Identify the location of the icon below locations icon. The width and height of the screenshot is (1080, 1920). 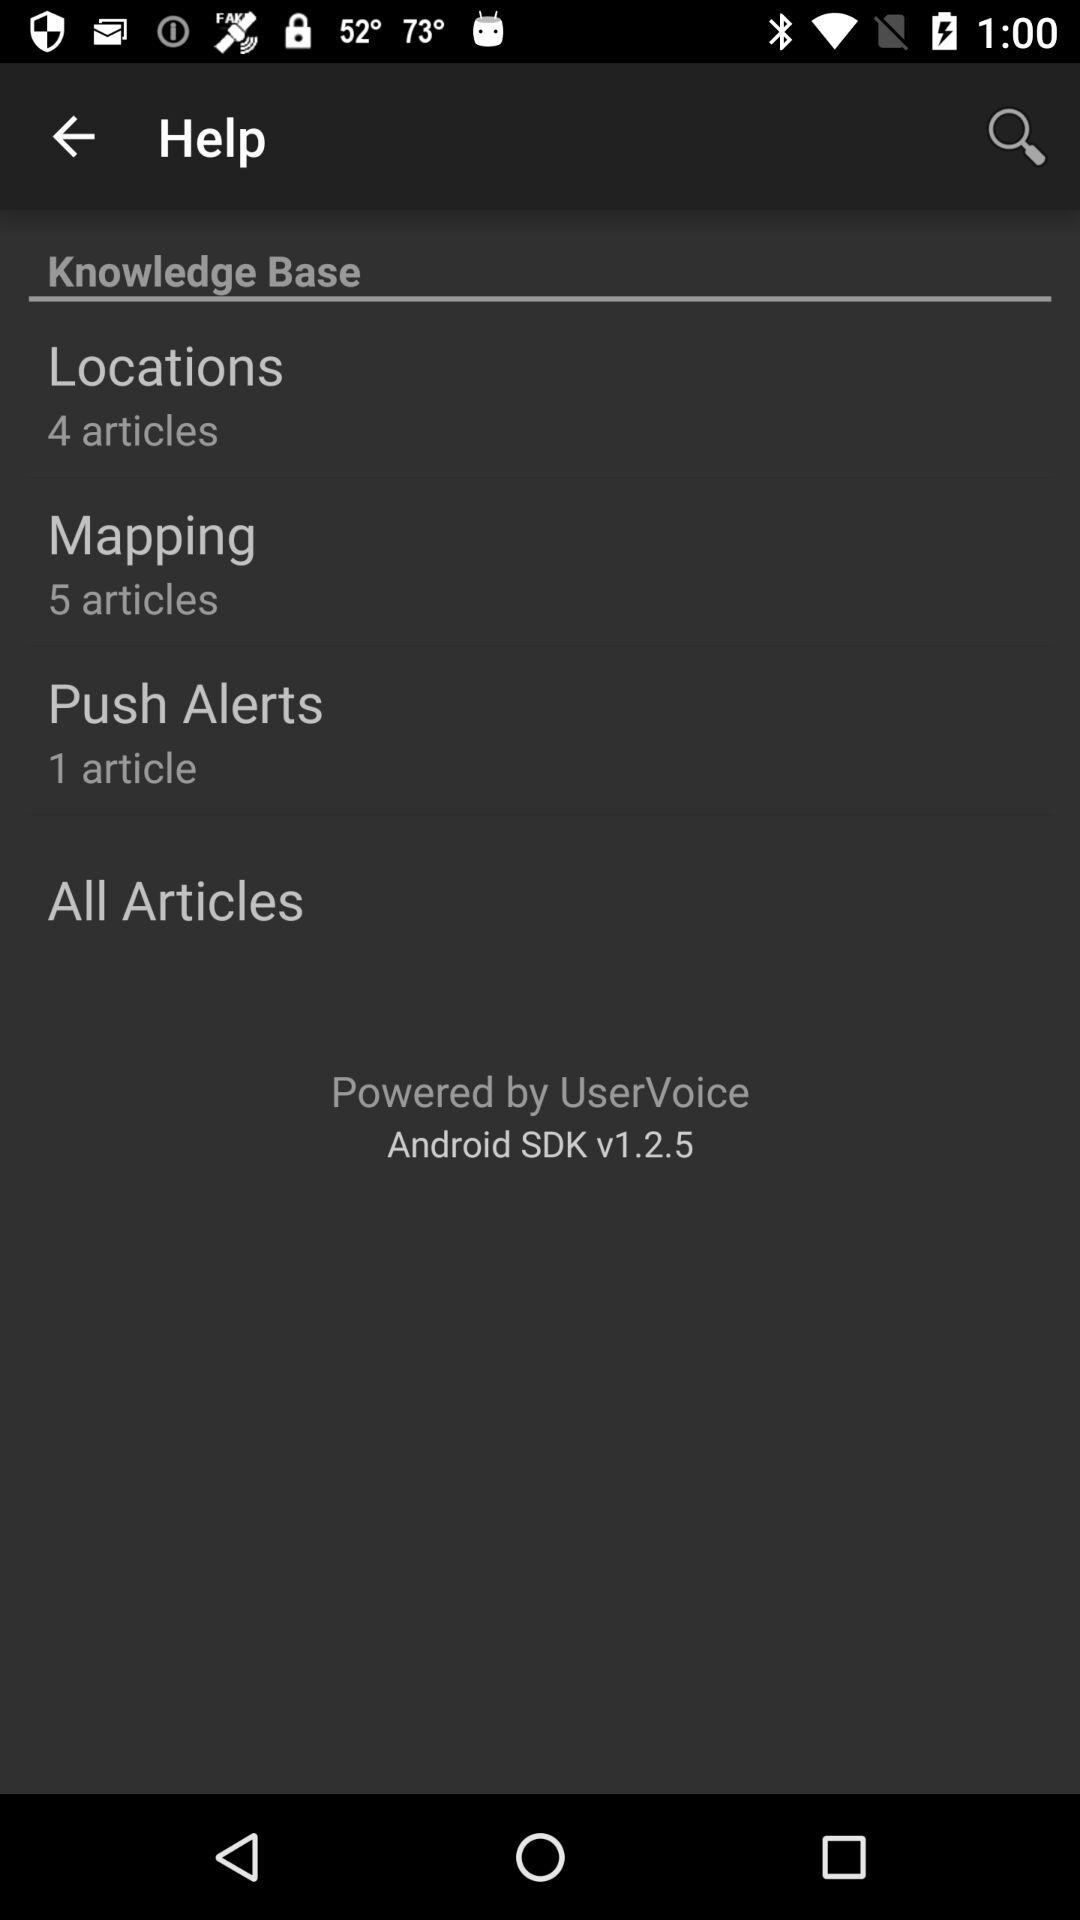
(133, 427).